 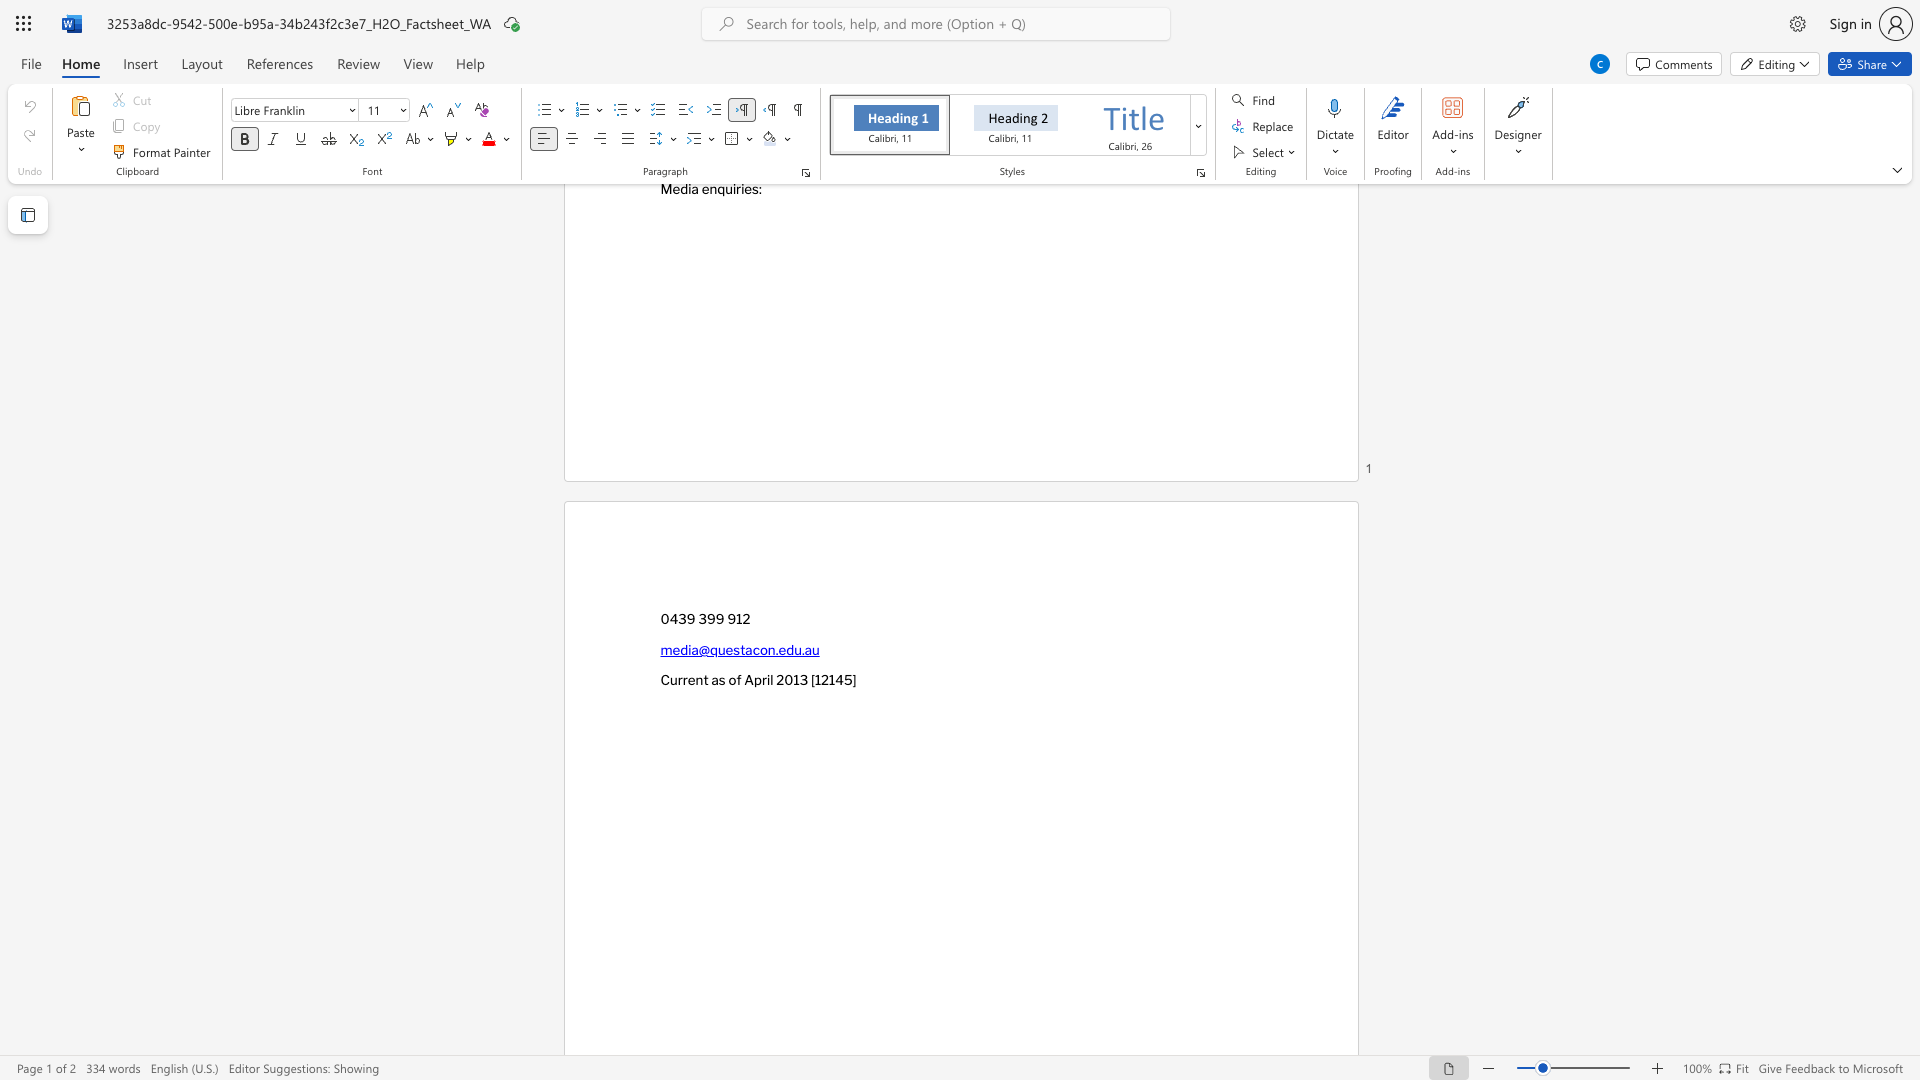 What do you see at coordinates (687, 679) in the screenshot?
I see `the subset text "ent as of April" within the text "Current as of April 2013 [12145]"` at bounding box center [687, 679].